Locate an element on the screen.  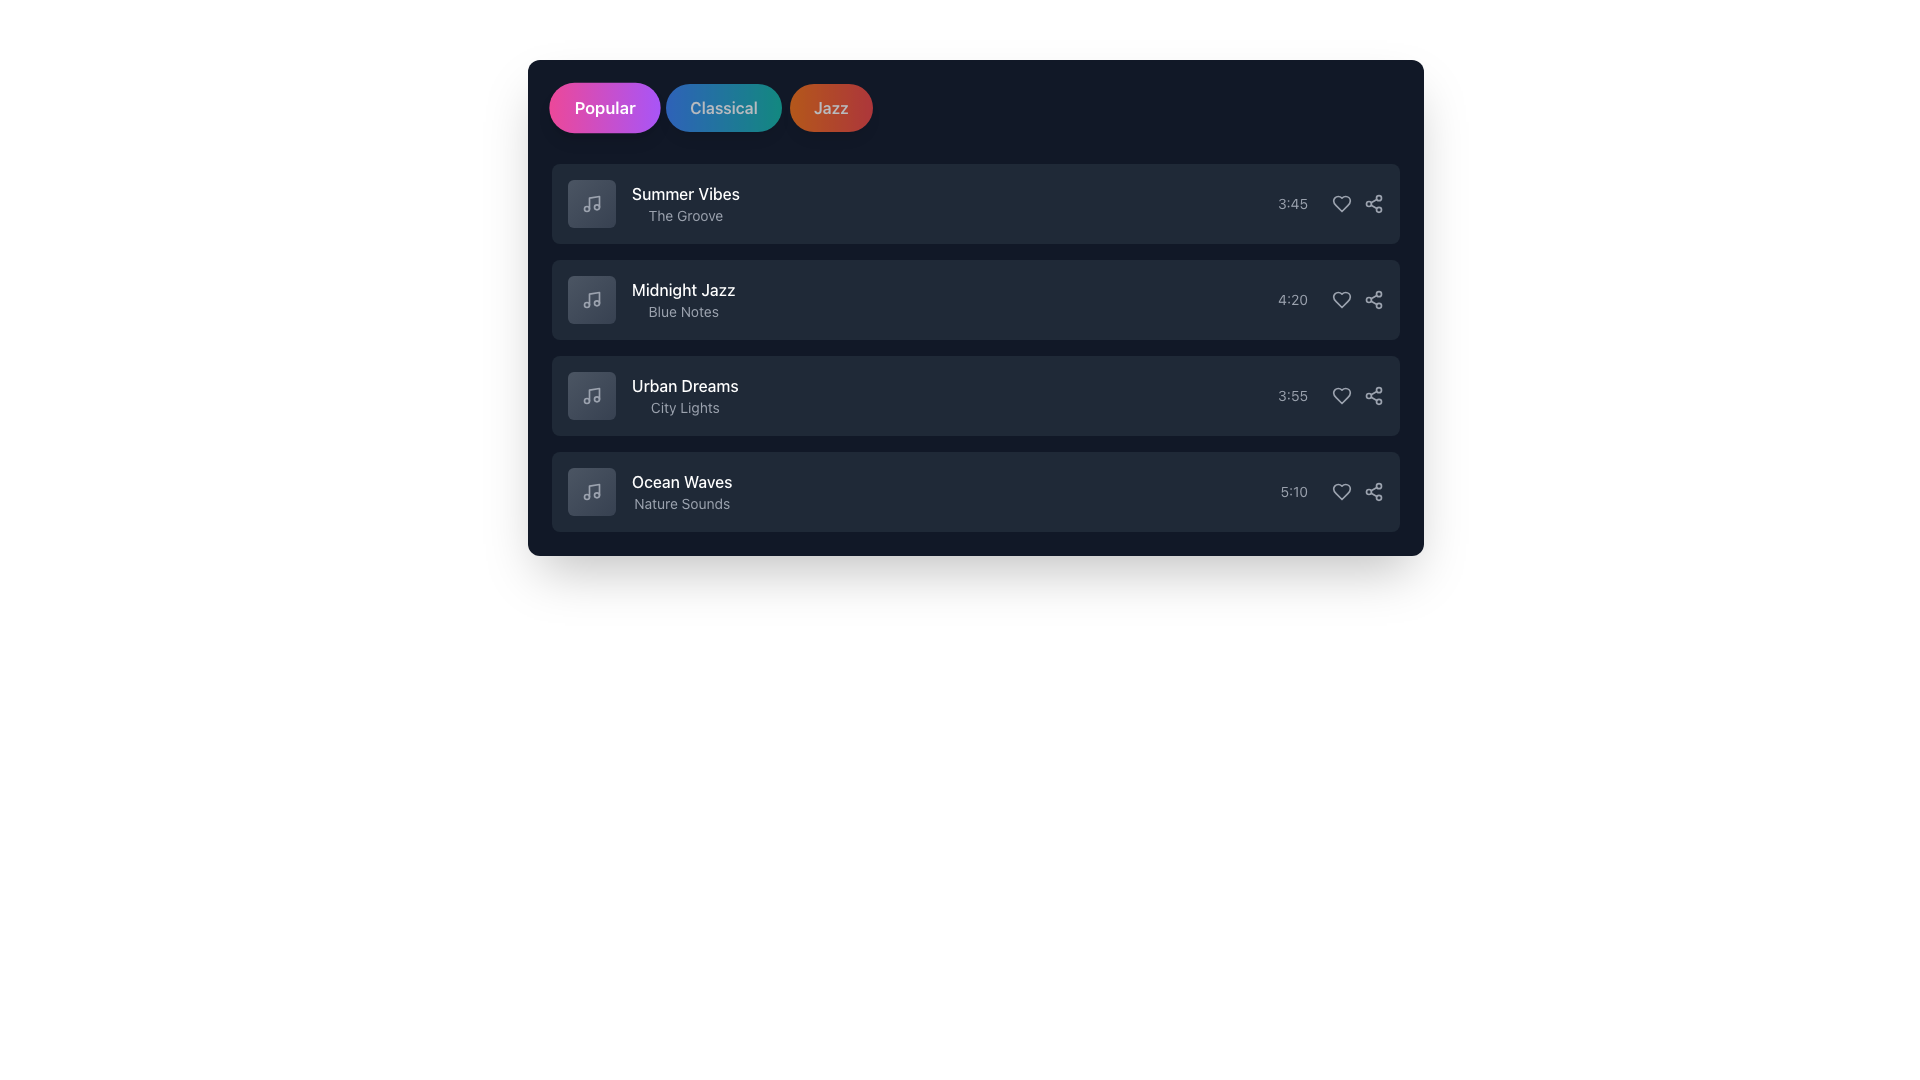
the heart icon button located next to the 'Ocean Waves' list item is located at coordinates (1342, 492).